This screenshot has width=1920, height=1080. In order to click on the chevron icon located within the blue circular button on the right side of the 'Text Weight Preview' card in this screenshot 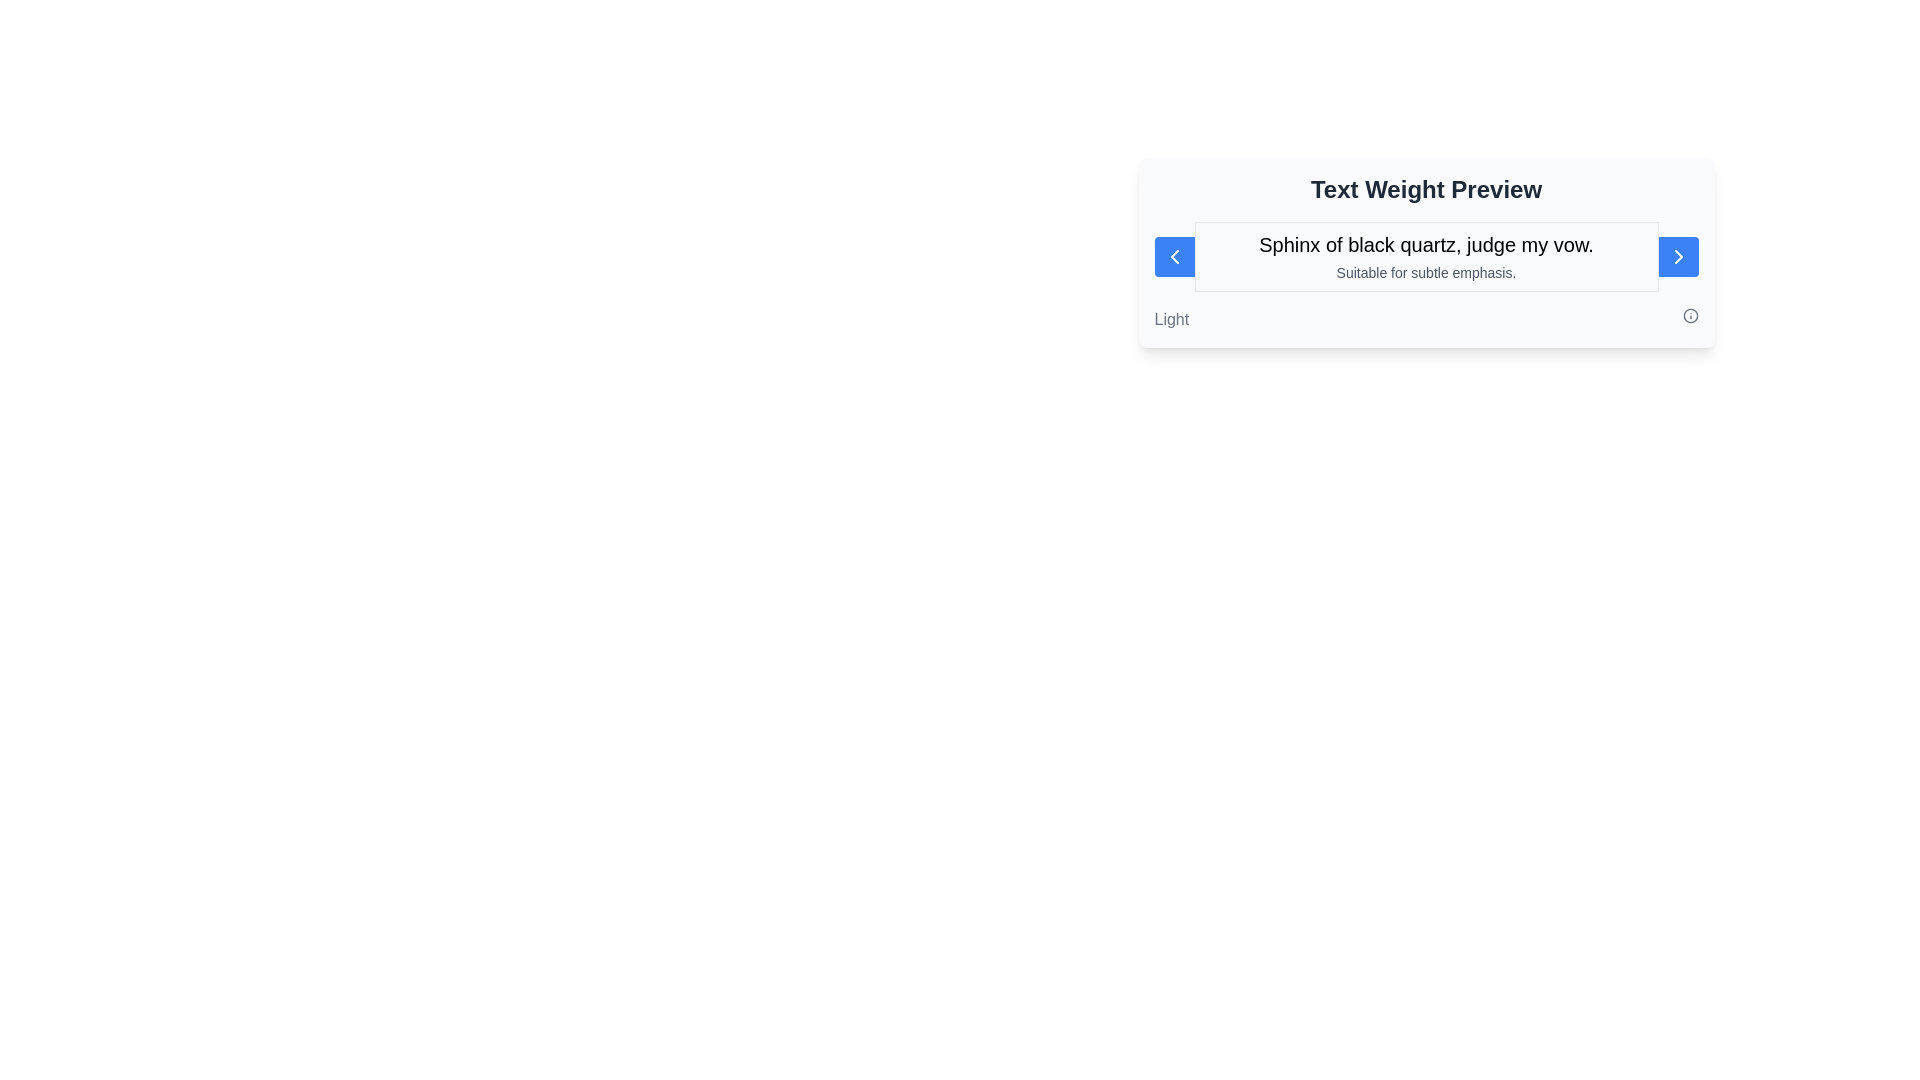, I will do `click(1678, 256)`.